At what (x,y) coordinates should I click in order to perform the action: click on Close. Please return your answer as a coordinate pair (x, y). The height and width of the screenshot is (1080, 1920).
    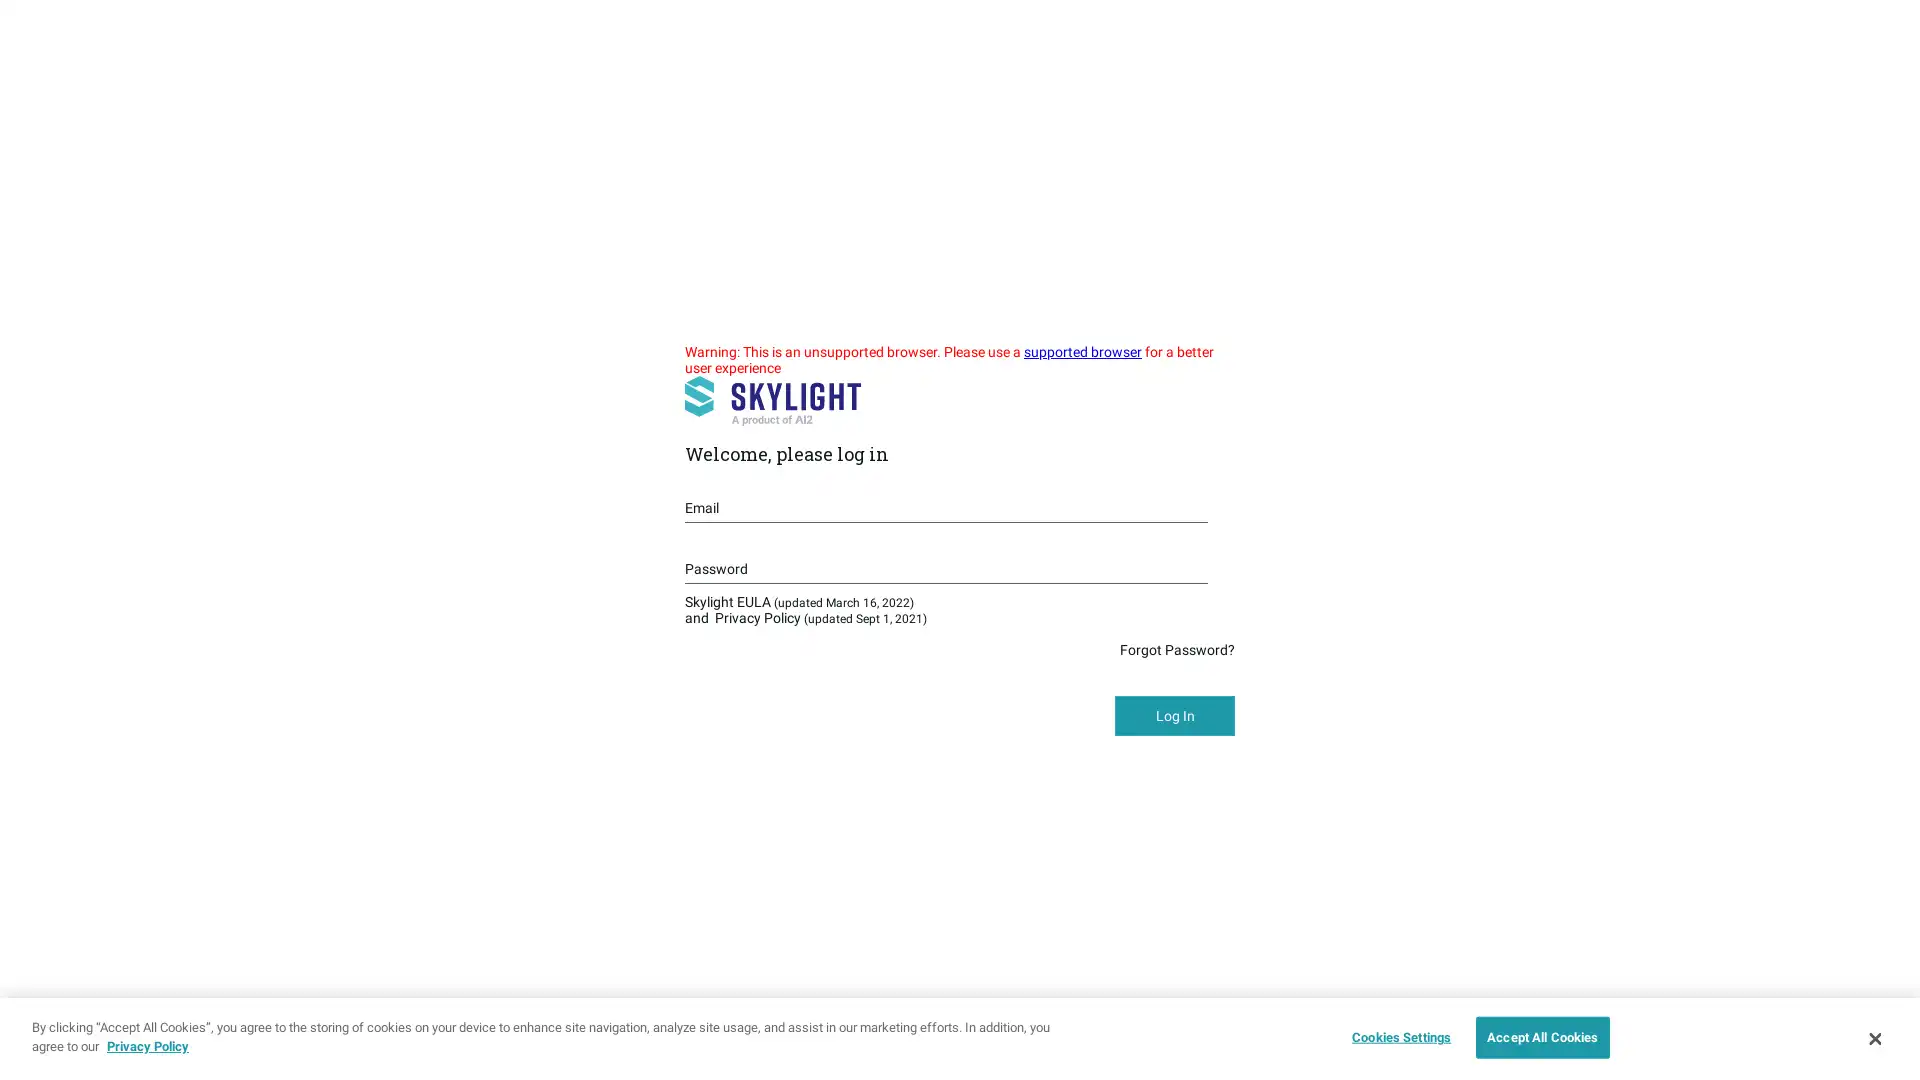
    Looking at the image, I should click on (1873, 1036).